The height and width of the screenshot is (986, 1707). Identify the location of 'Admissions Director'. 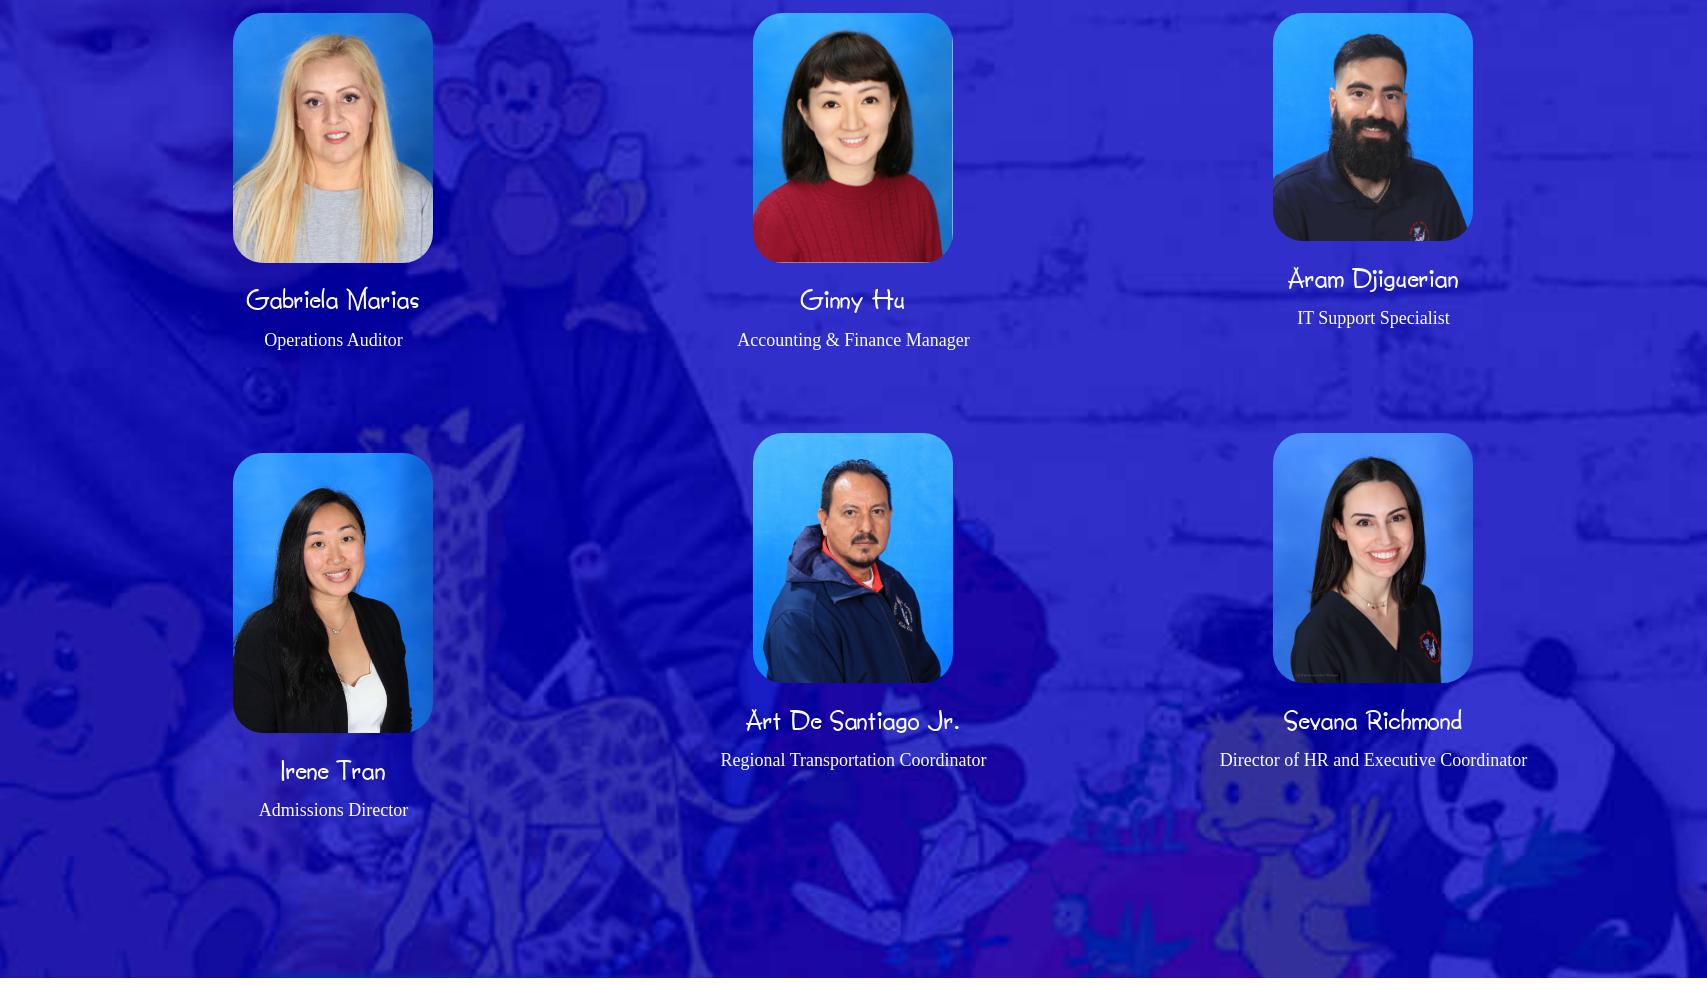
(333, 809).